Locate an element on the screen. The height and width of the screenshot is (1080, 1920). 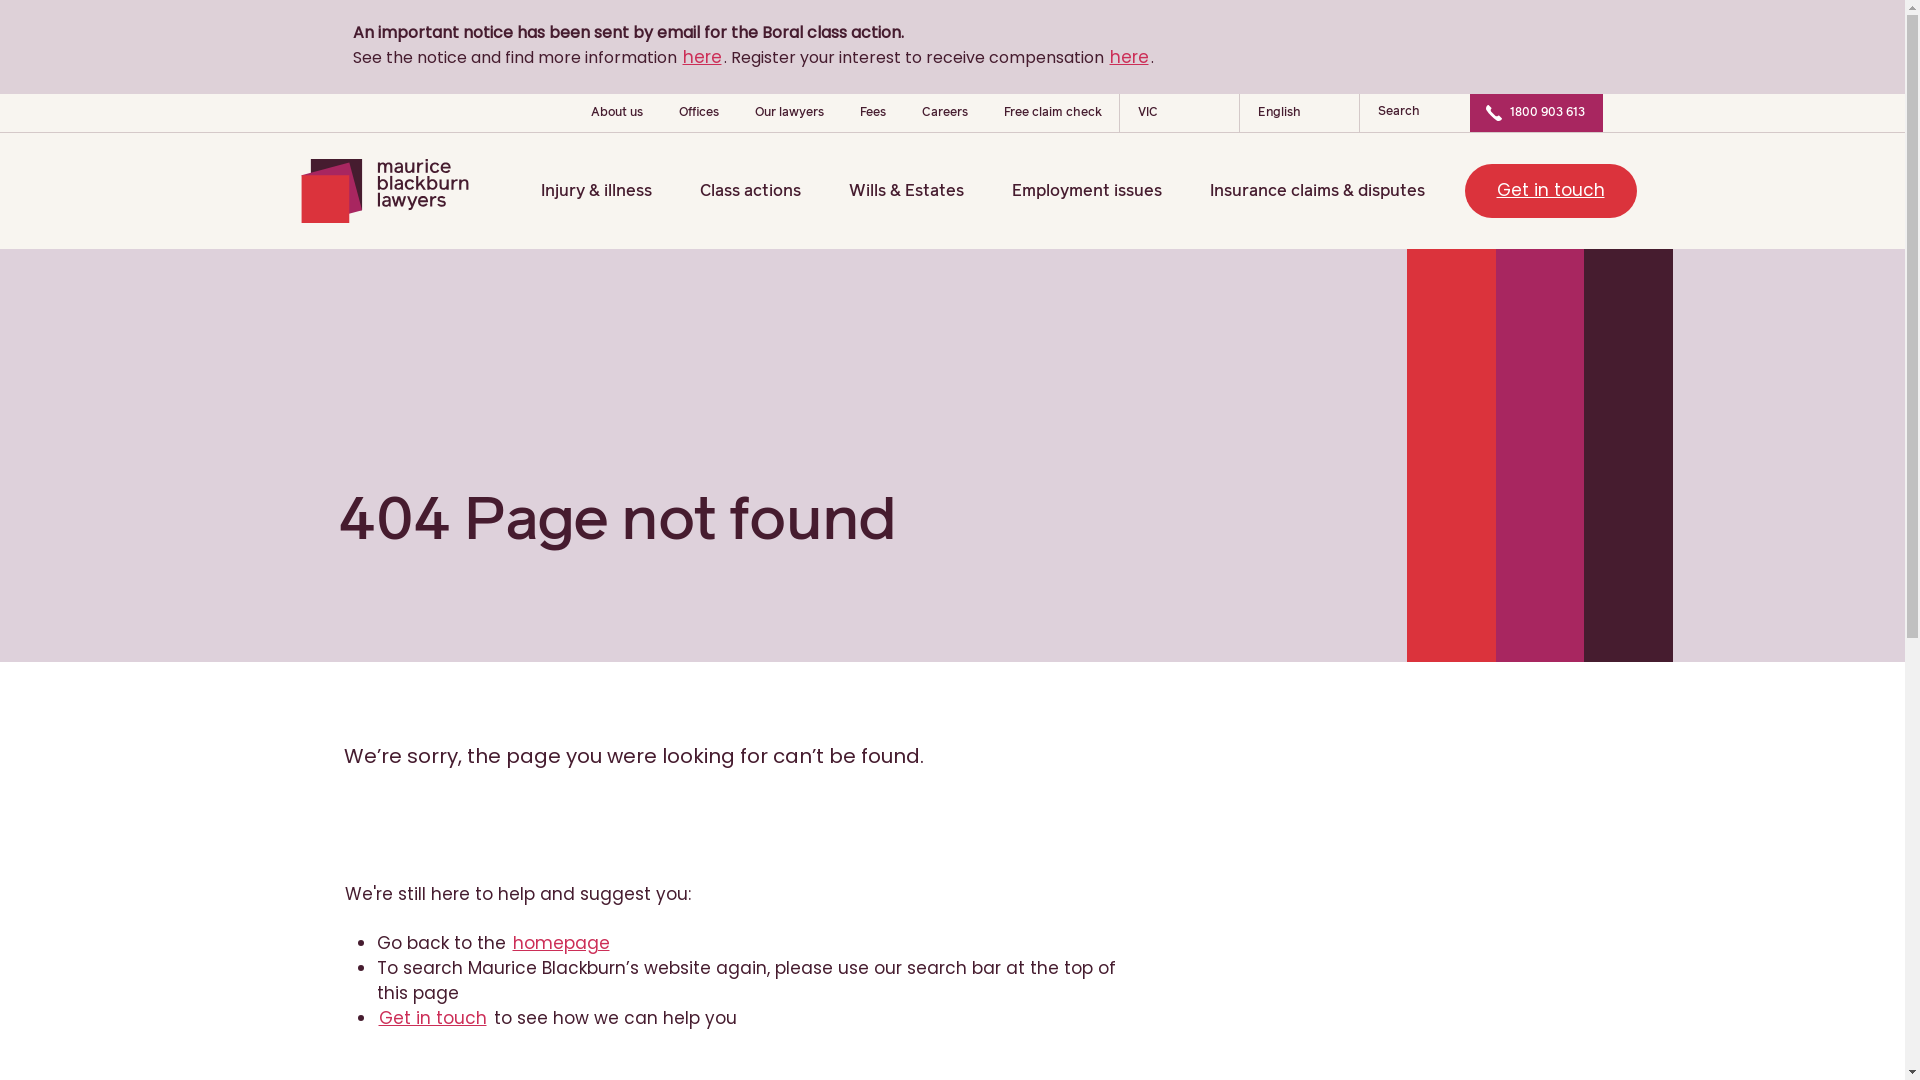
'Employment issues' is located at coordinates (1003, 191).